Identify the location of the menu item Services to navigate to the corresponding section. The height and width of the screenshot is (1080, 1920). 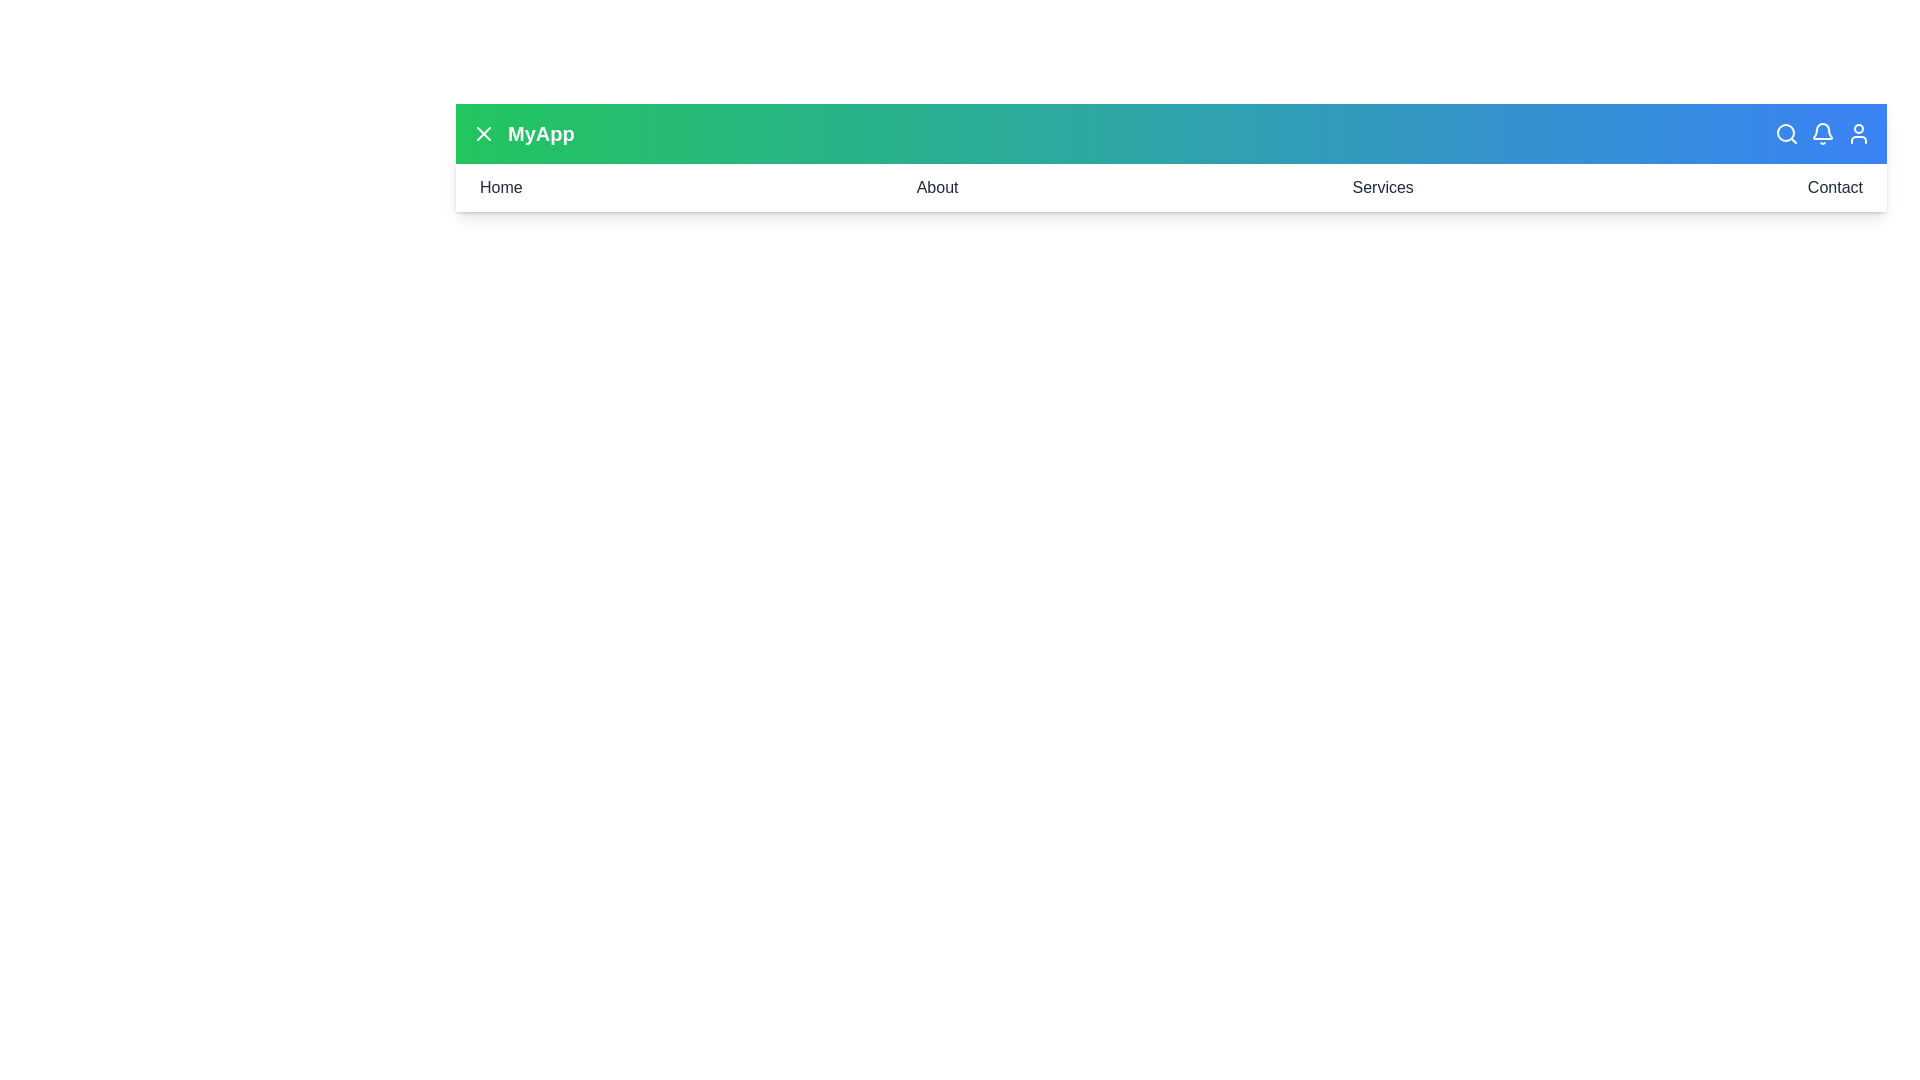
(1381, 188).